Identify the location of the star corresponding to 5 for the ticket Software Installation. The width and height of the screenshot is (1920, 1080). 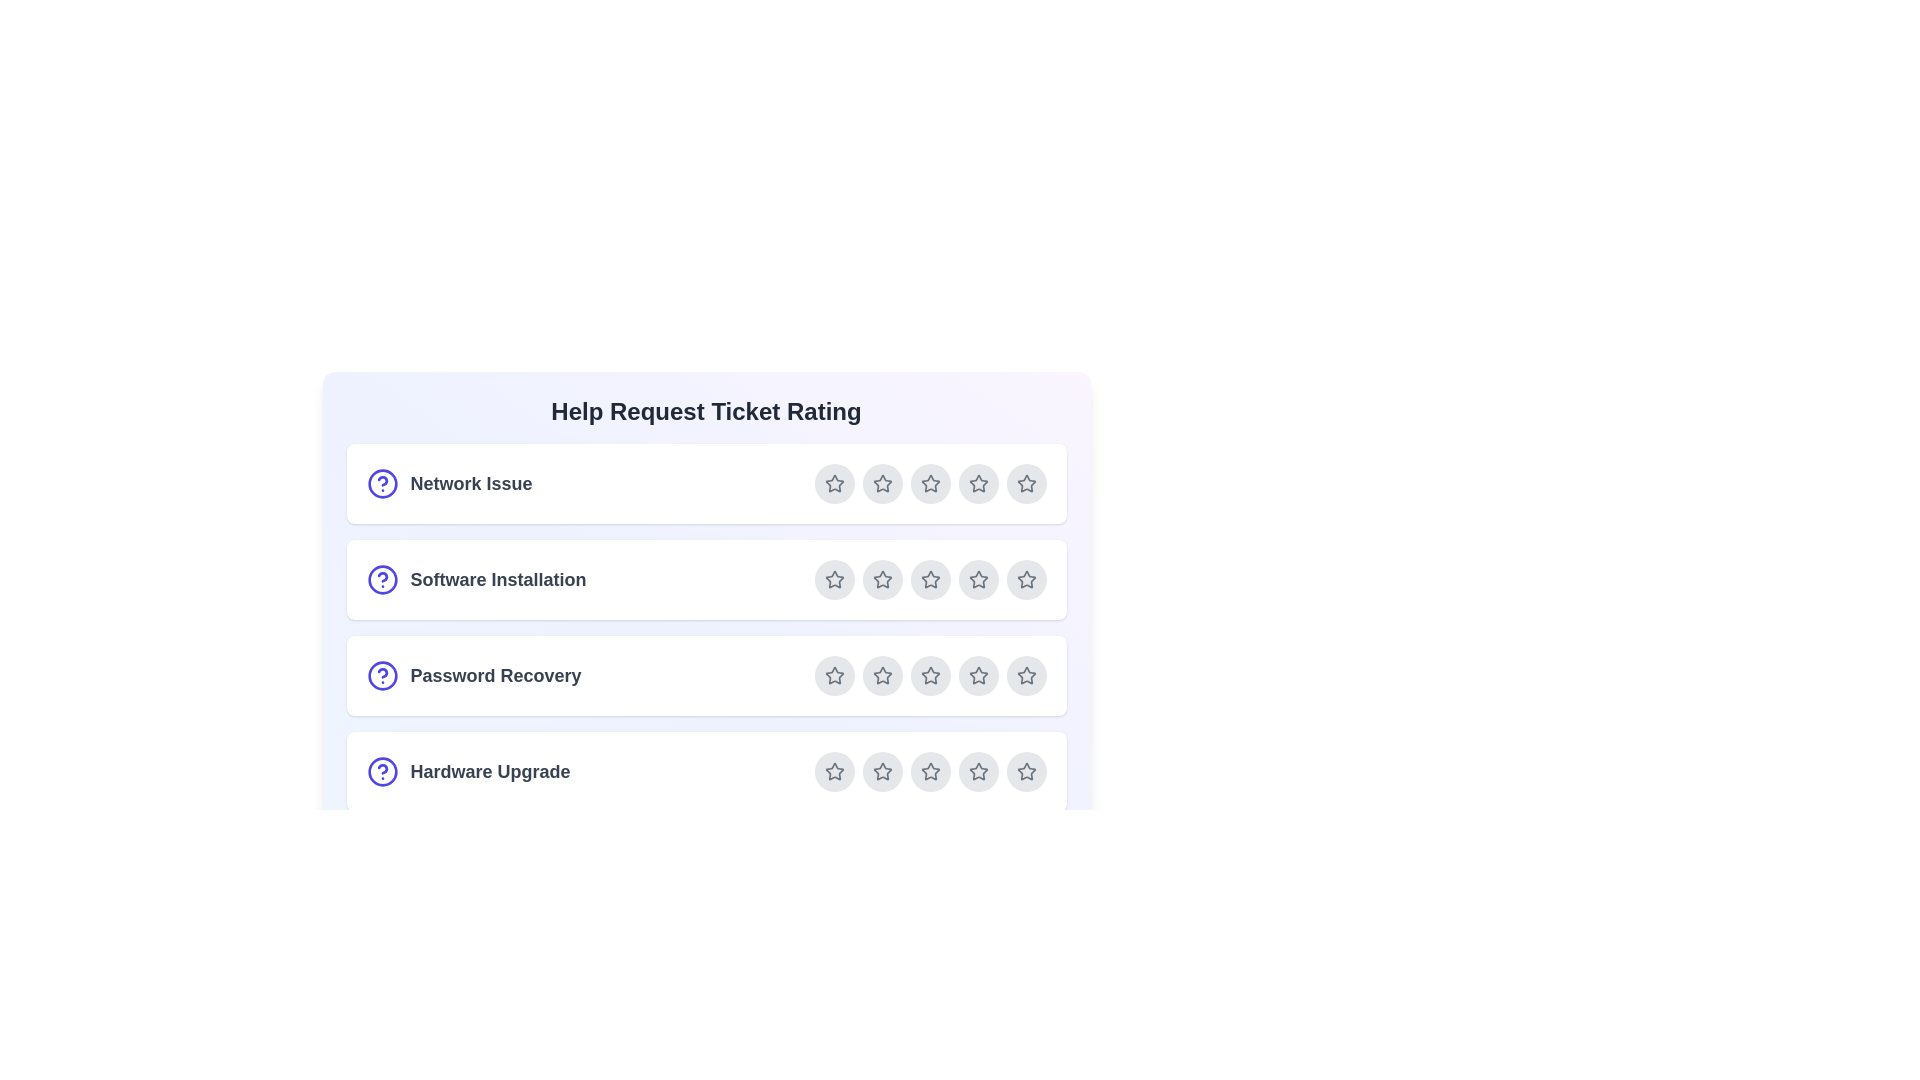
(1026, 579).